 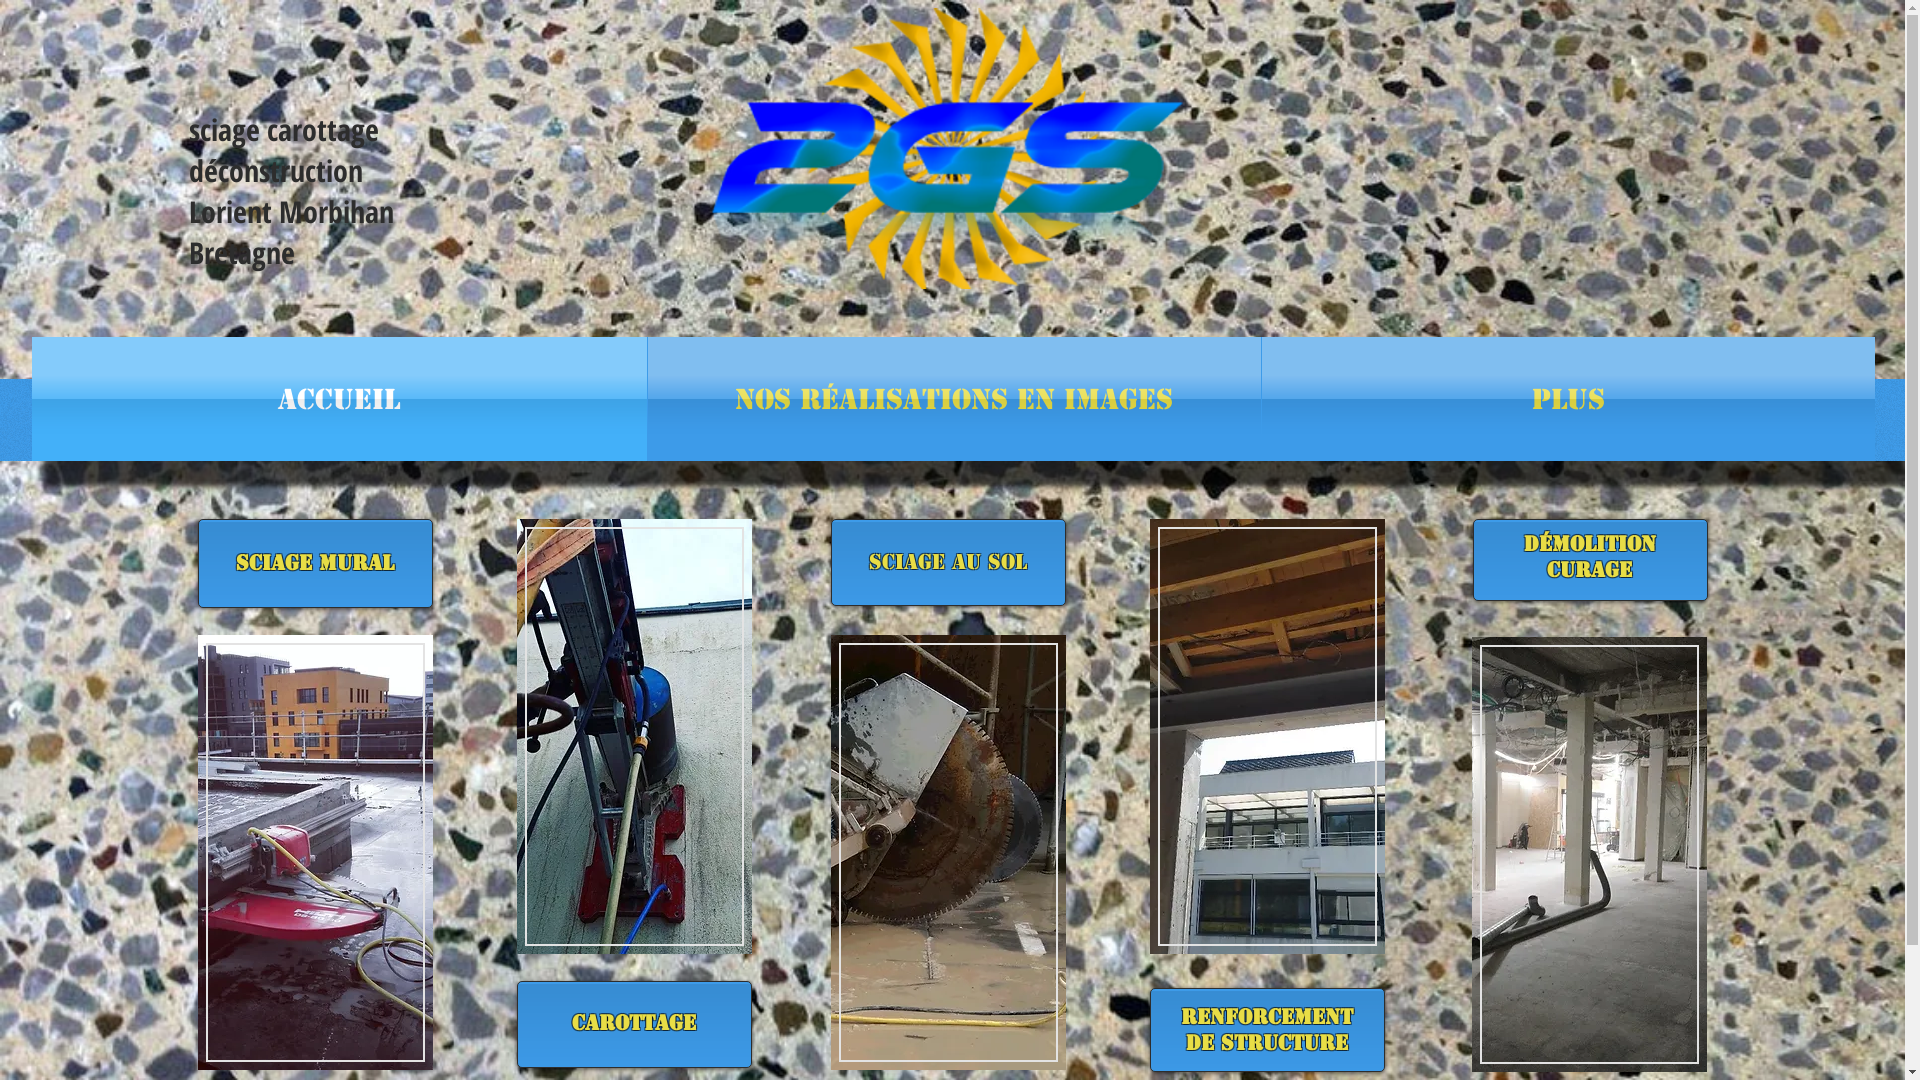 What do you see at coordinates (314, 852) in the screenshot?
I see `'015.jpg'` at bounding box center [314, 852].